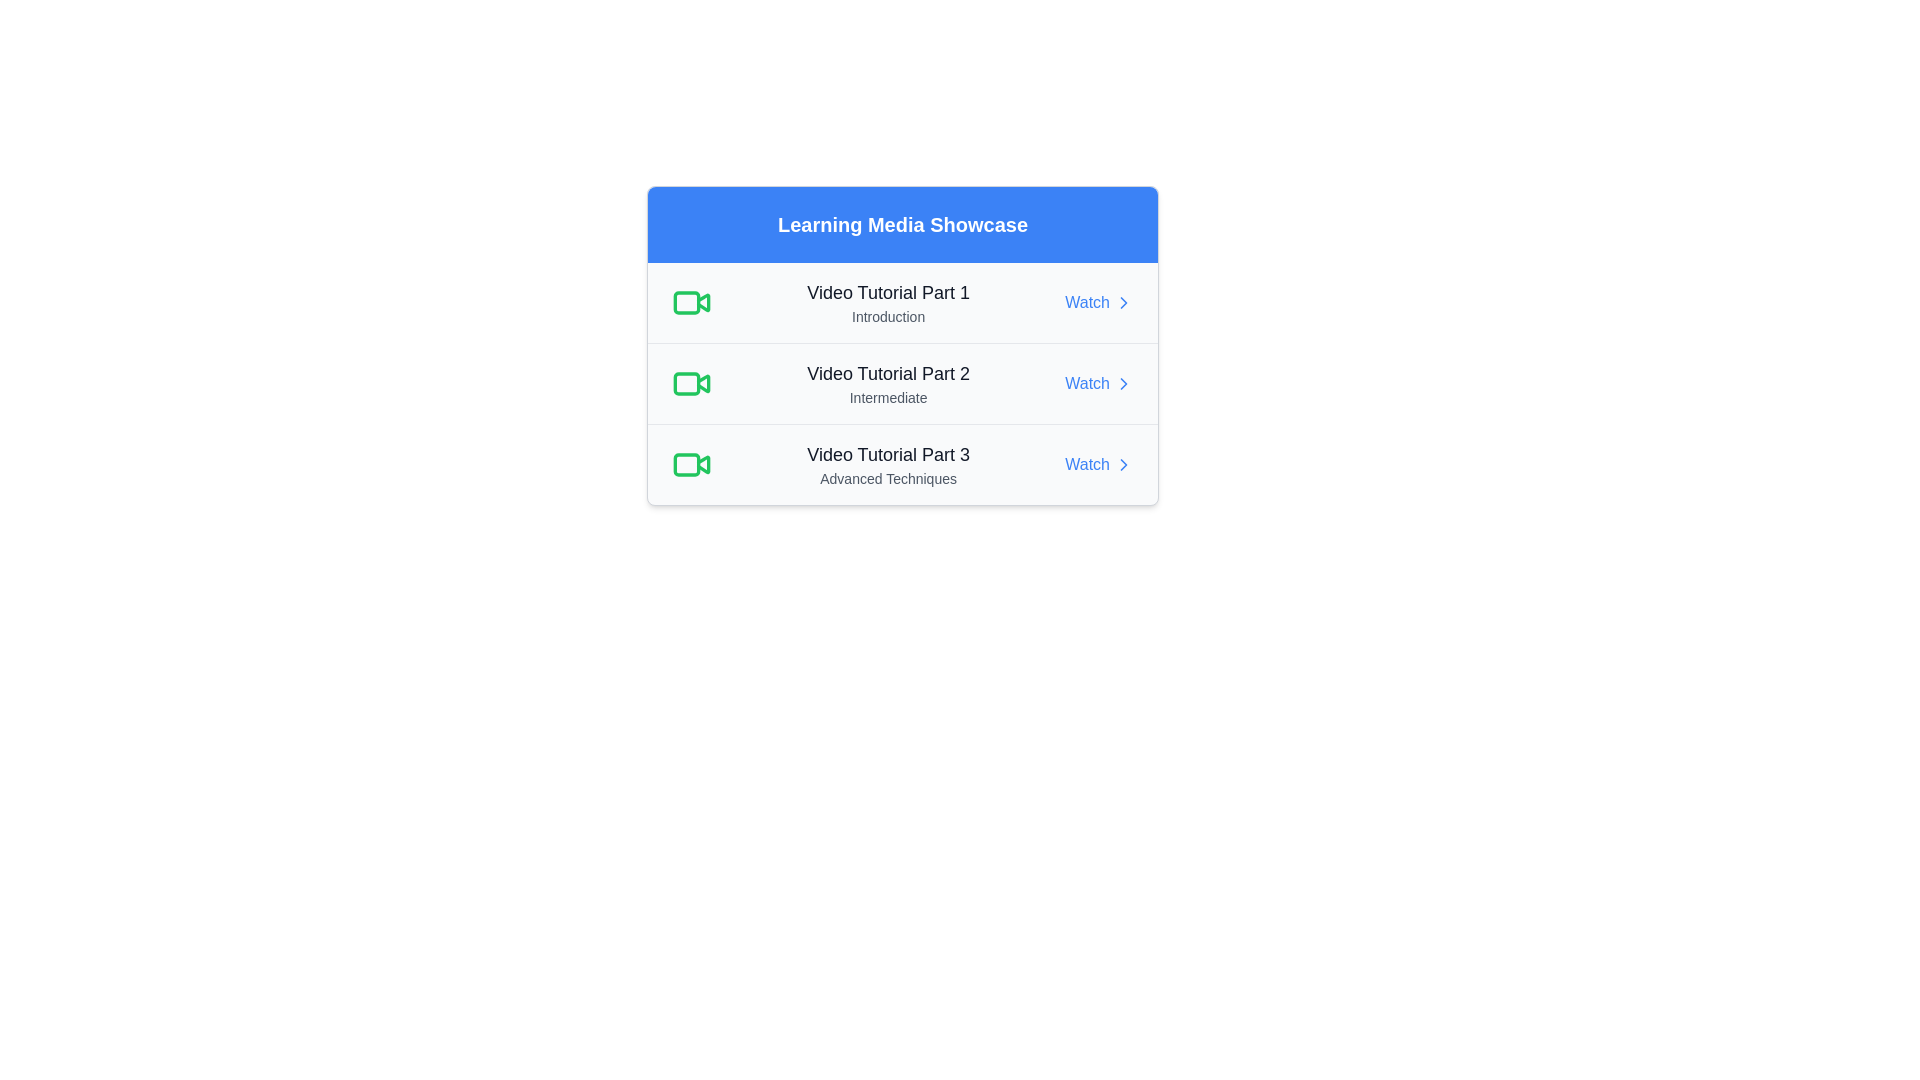 The width and height of the screenshot is (1920, 1080). What do you see at coordinates (887, 478) in the screenshot?
I see `the descriptive text element located below the 'Video Tutorial Part 3' heading, which serves as additional detail for that section` at bounding box center [887, 478].